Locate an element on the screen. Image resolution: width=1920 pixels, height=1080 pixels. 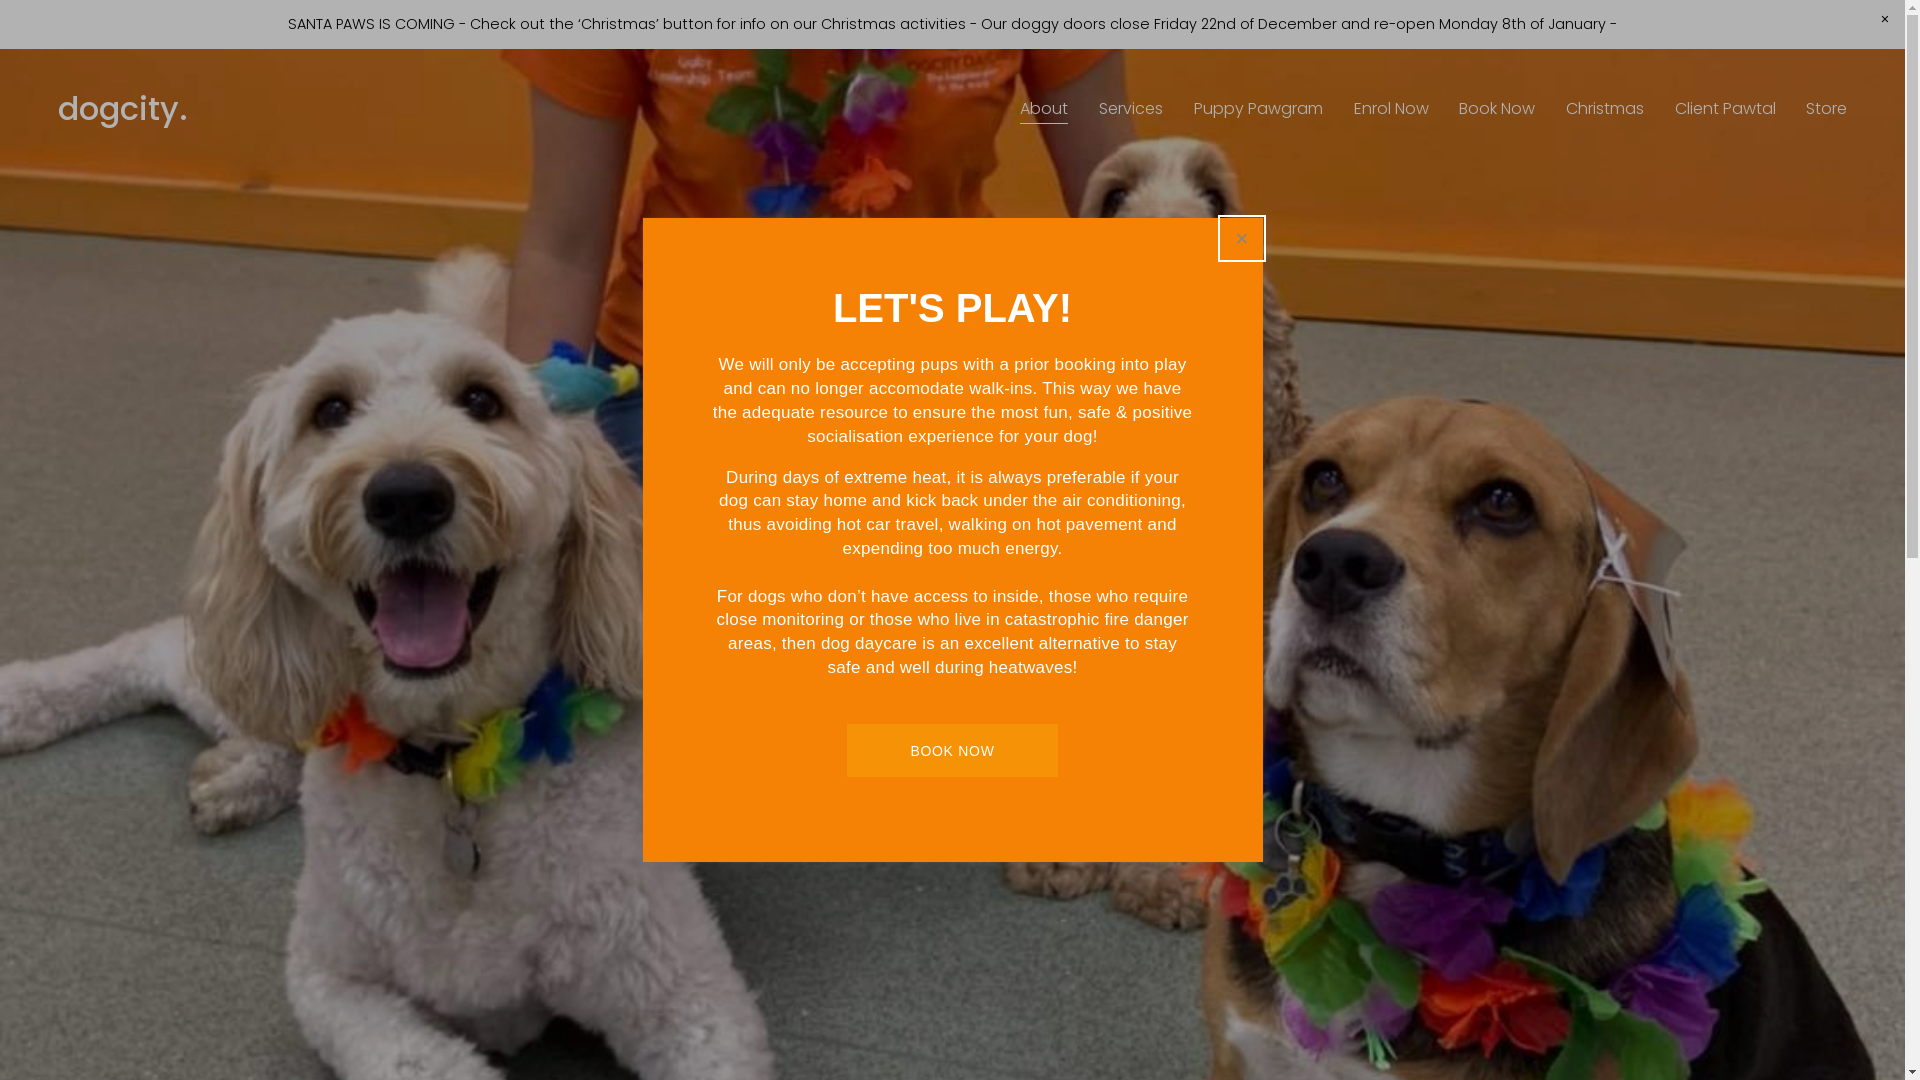
'Book Now' is located at coordinates (1497, 110).